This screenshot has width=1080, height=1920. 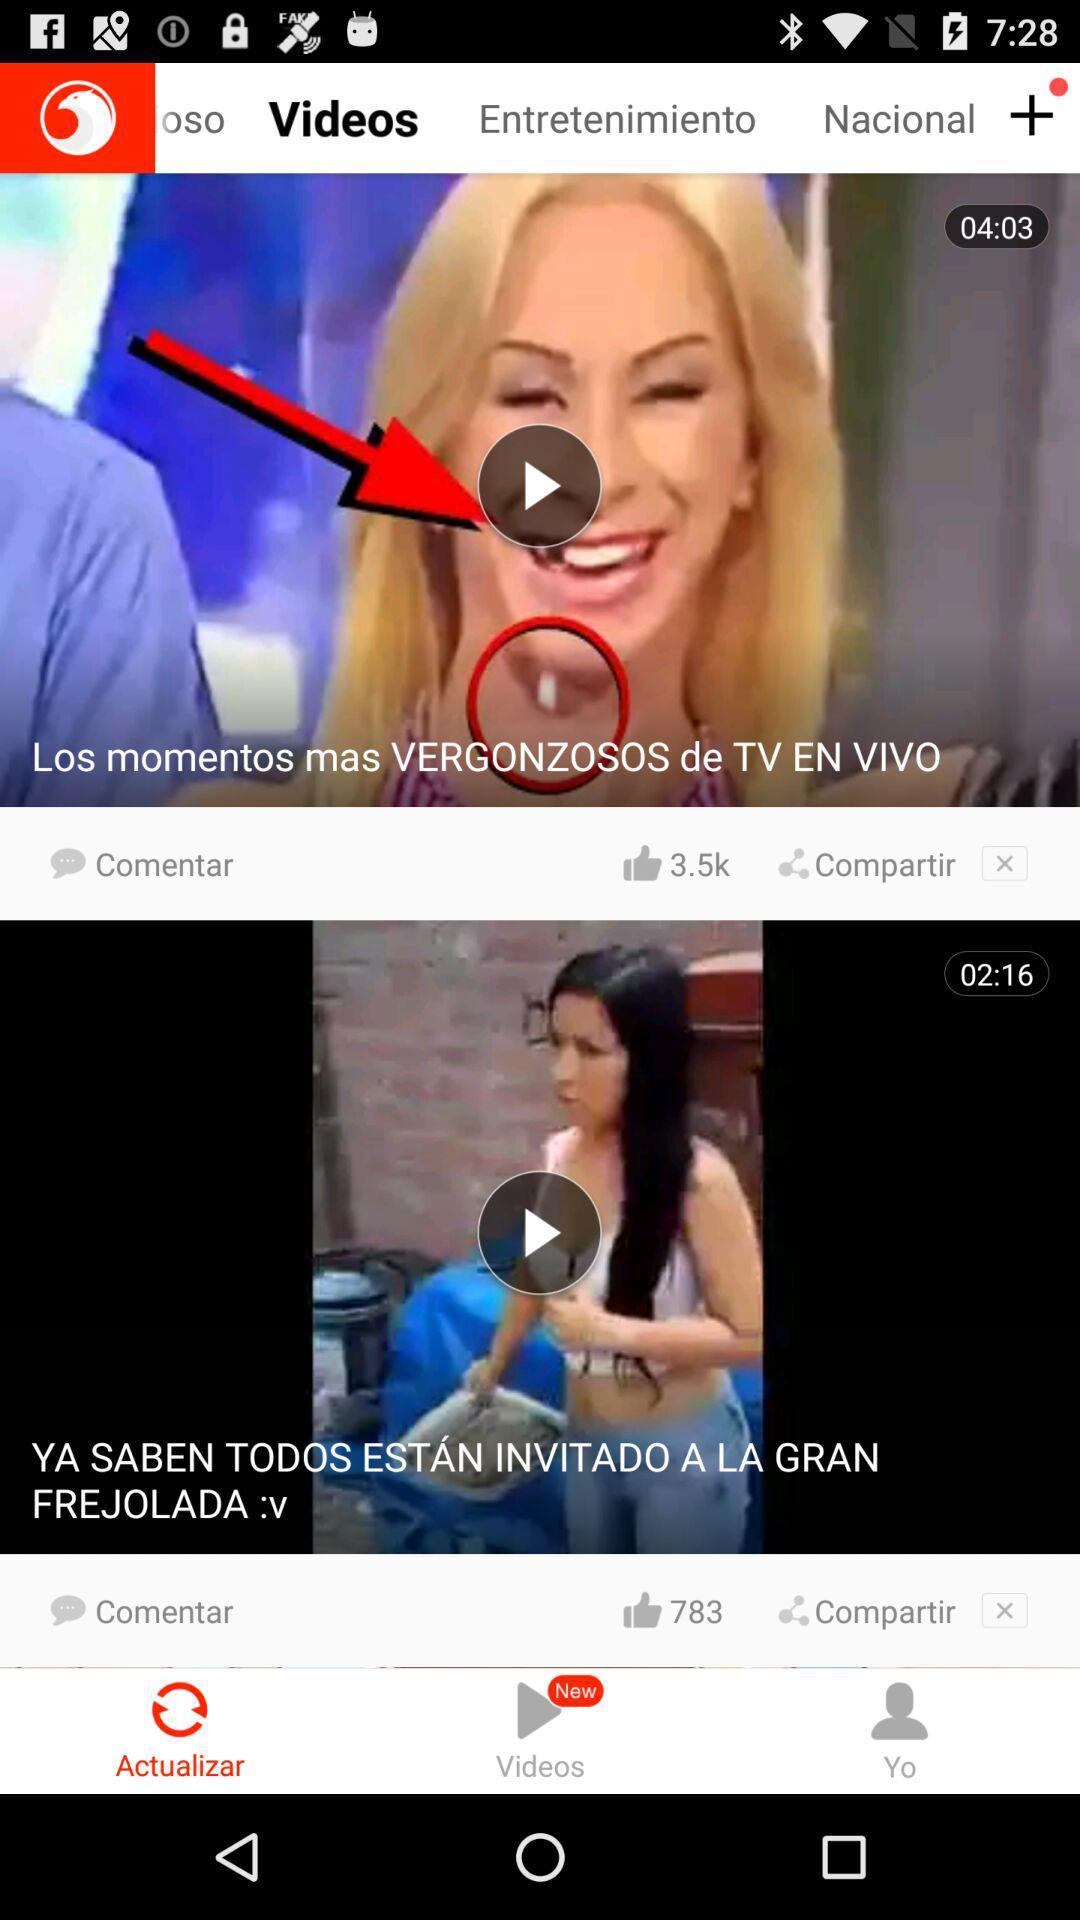 I want to click on icon above the videos item, so click(x=698, y=1610).